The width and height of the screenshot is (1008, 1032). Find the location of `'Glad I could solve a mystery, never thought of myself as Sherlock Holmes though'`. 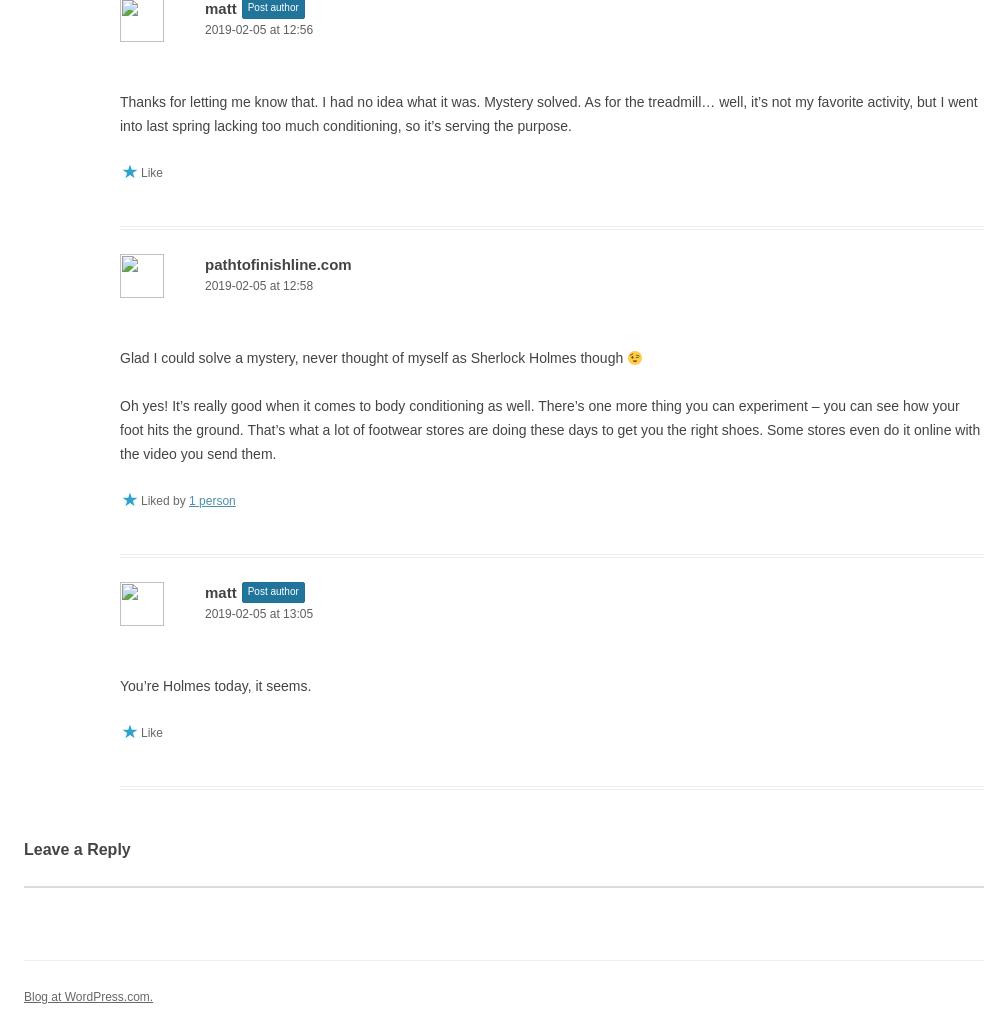

'Glad I could solve a mystery, never thought of myself as Sherlock Holmes though' is located at coordinates (373, 358).